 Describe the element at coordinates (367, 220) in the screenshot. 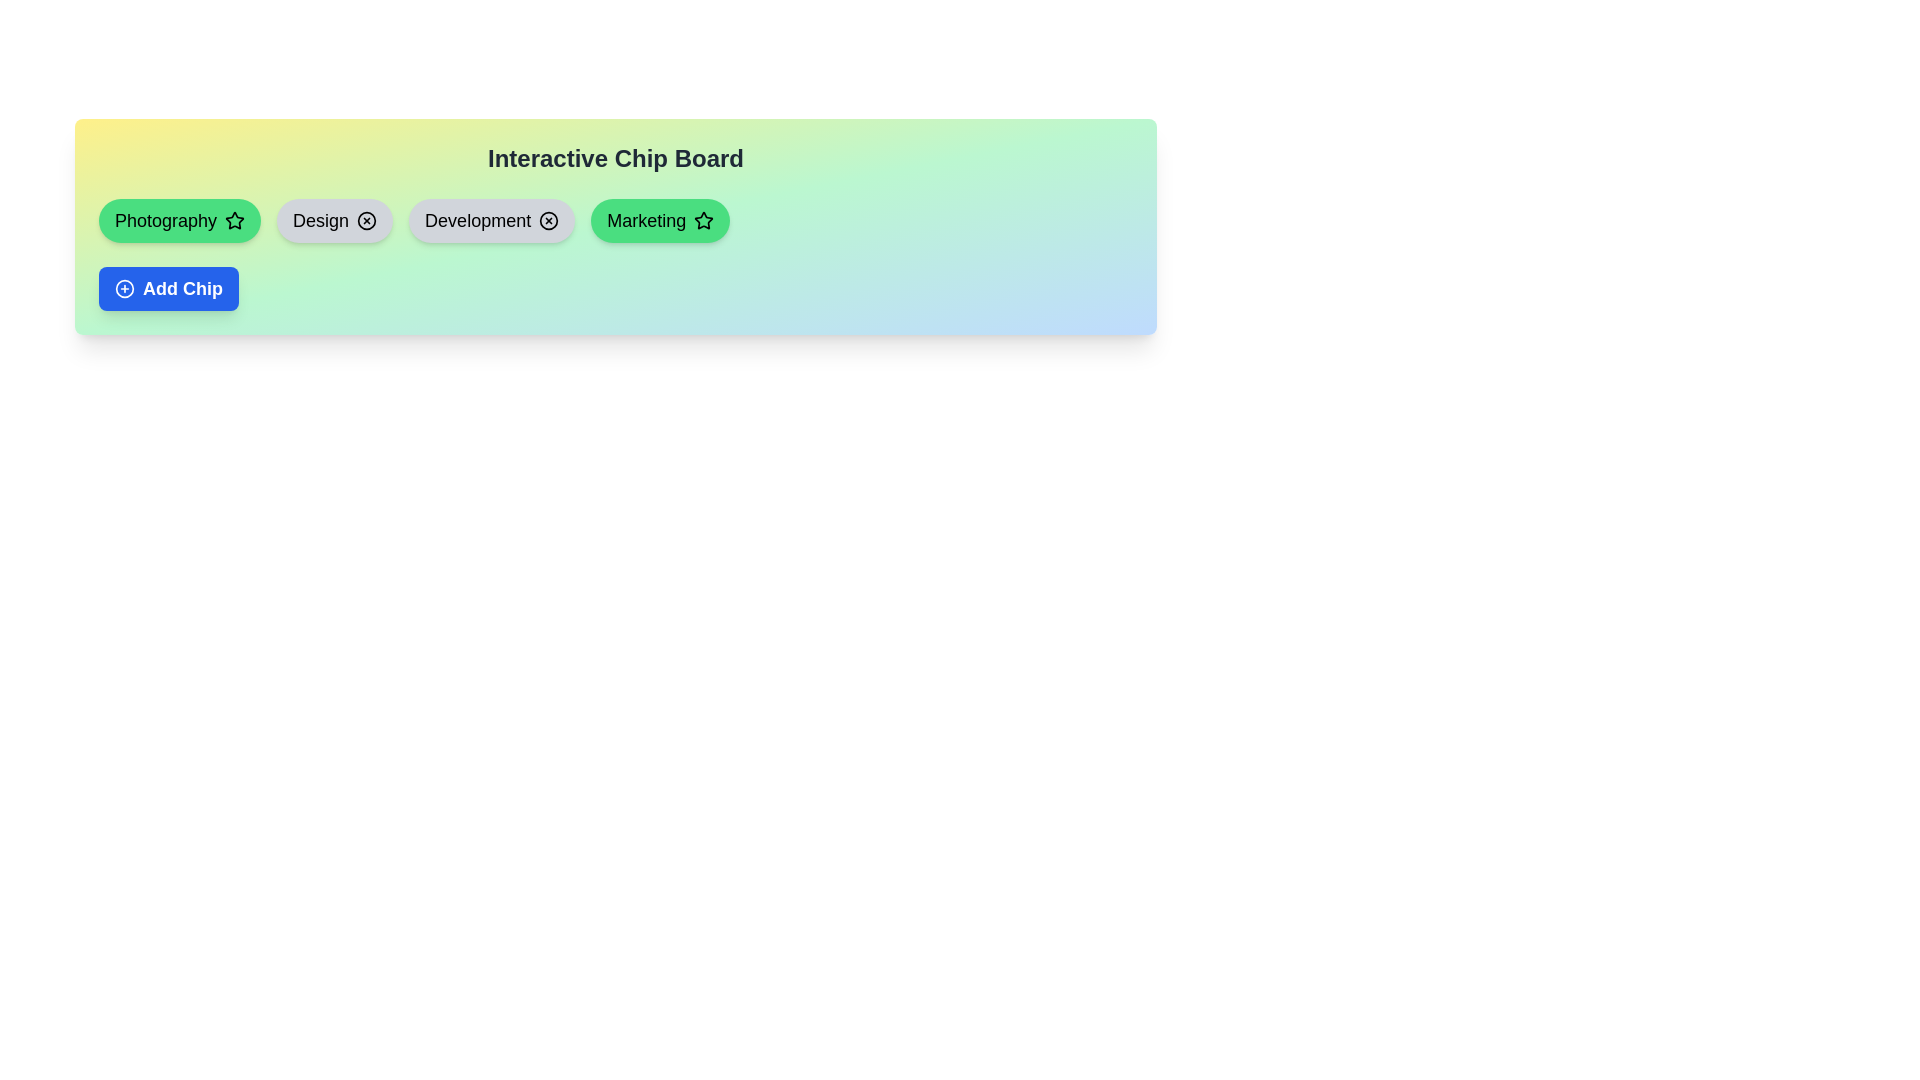

I see `the Close button icon, which is a circular icon with a cross (X) symbol, located on the right side of the 'Design' button within the interactive chip interface` at that location.